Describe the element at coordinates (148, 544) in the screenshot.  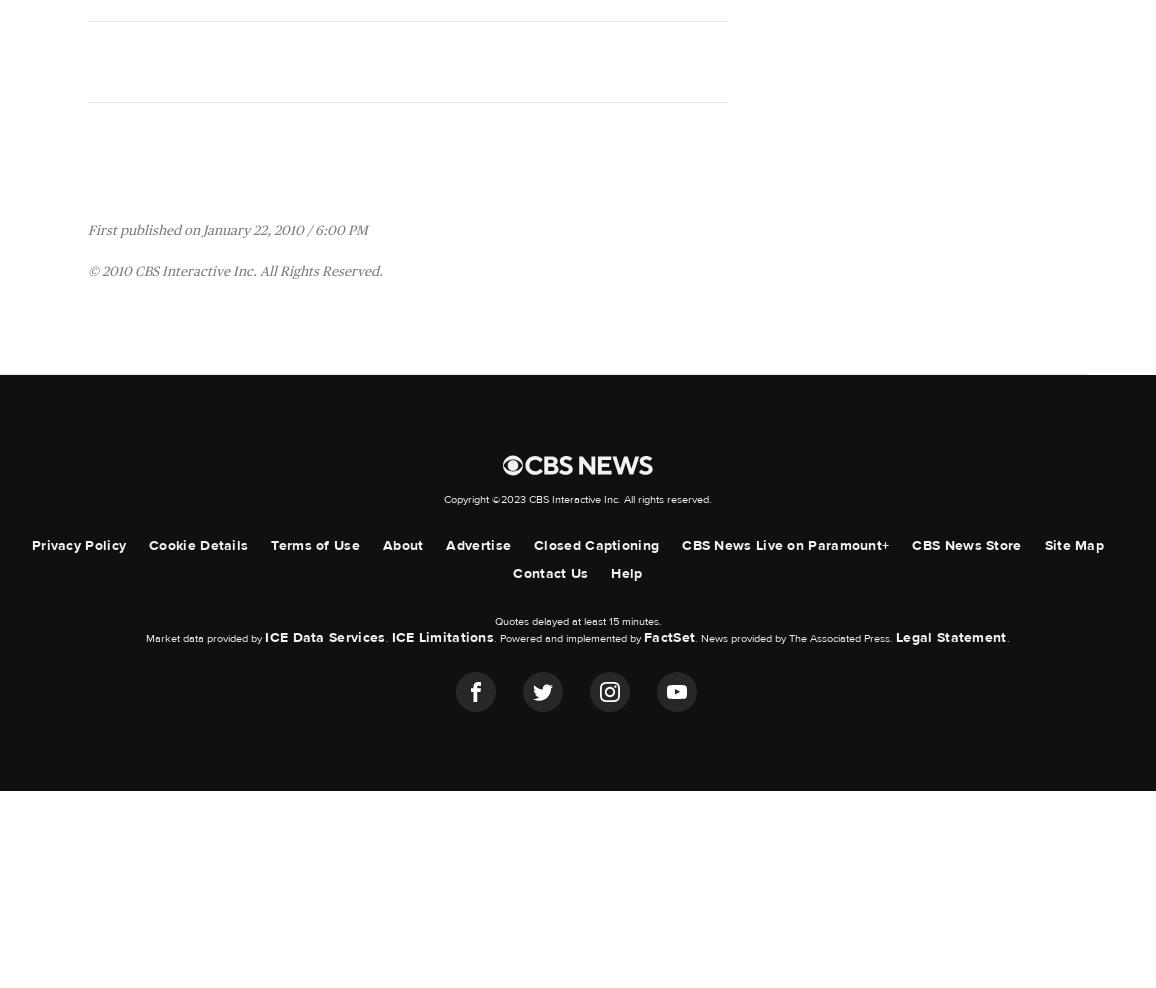
I see `'Cookie Details'` at that location.